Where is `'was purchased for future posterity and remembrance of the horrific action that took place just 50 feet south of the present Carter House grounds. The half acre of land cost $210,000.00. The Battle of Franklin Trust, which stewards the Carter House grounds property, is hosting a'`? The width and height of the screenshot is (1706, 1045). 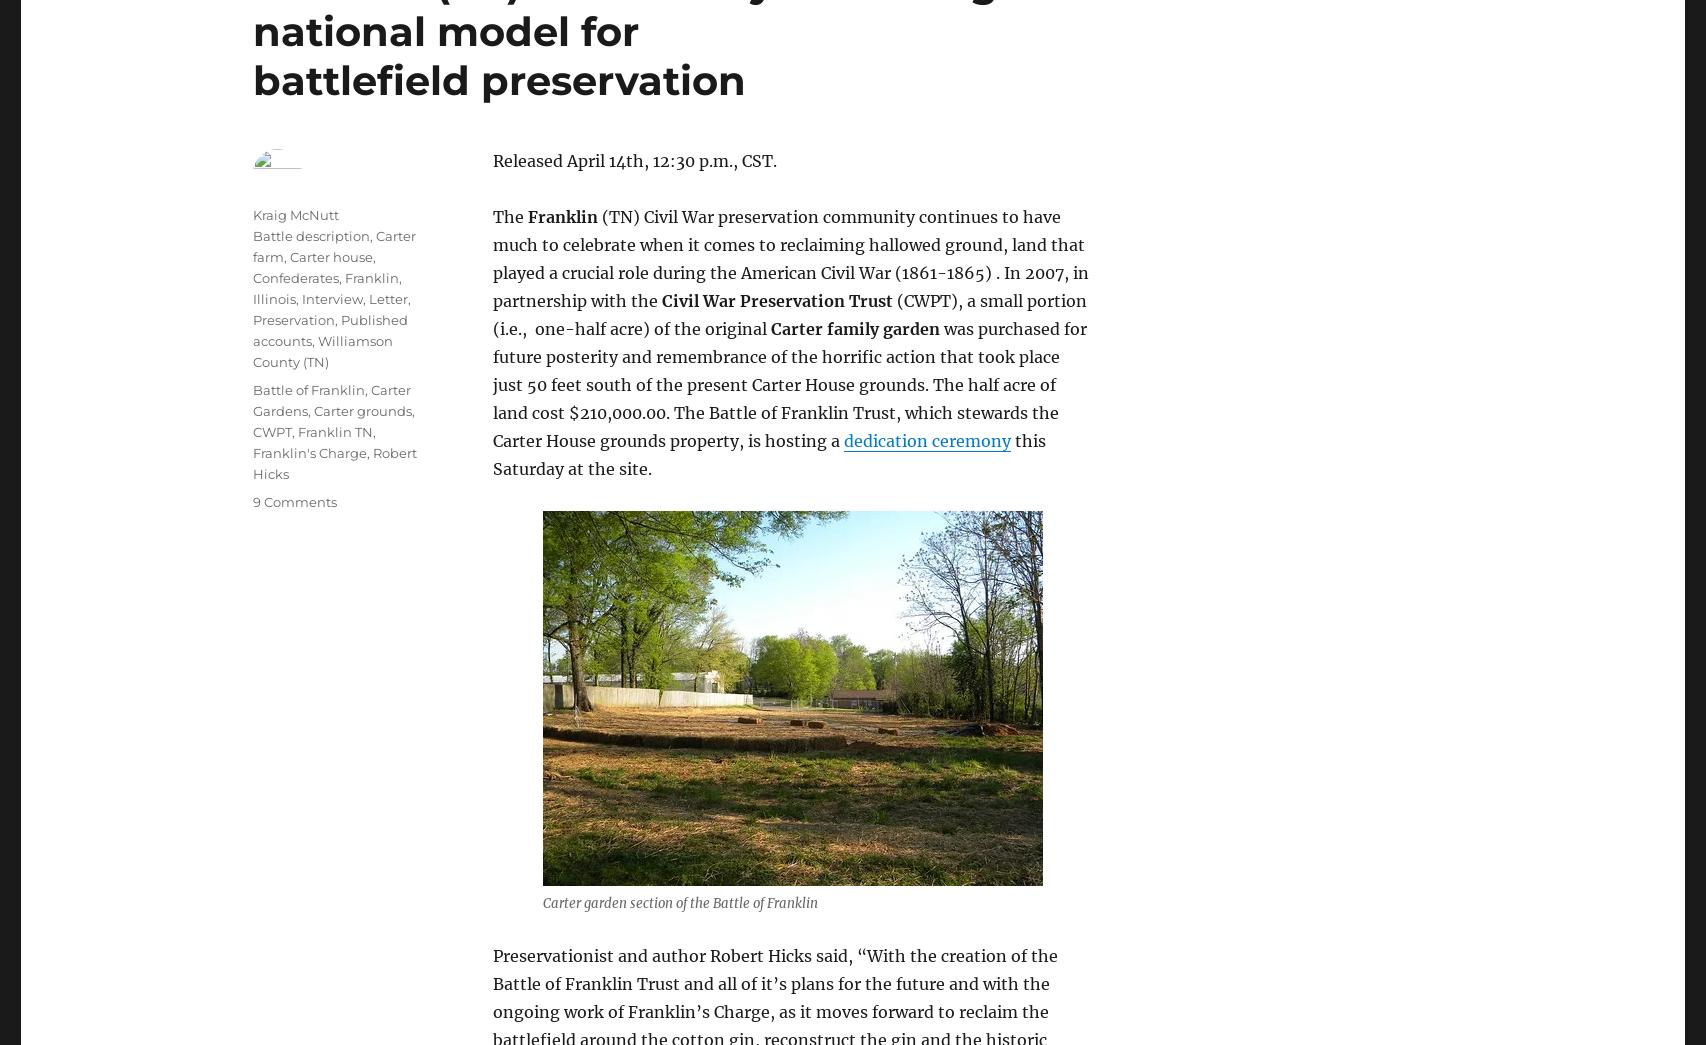
'was purchased for future posterity and remembrance of the horrific action that took place just 50 feet south of the present Carter House grounds. The half acre of land cost $210,000.00. The Battle of Franklin Trust, which stewards the Carter House grounds property, is hosting a' is located at coordinates (789, 383).